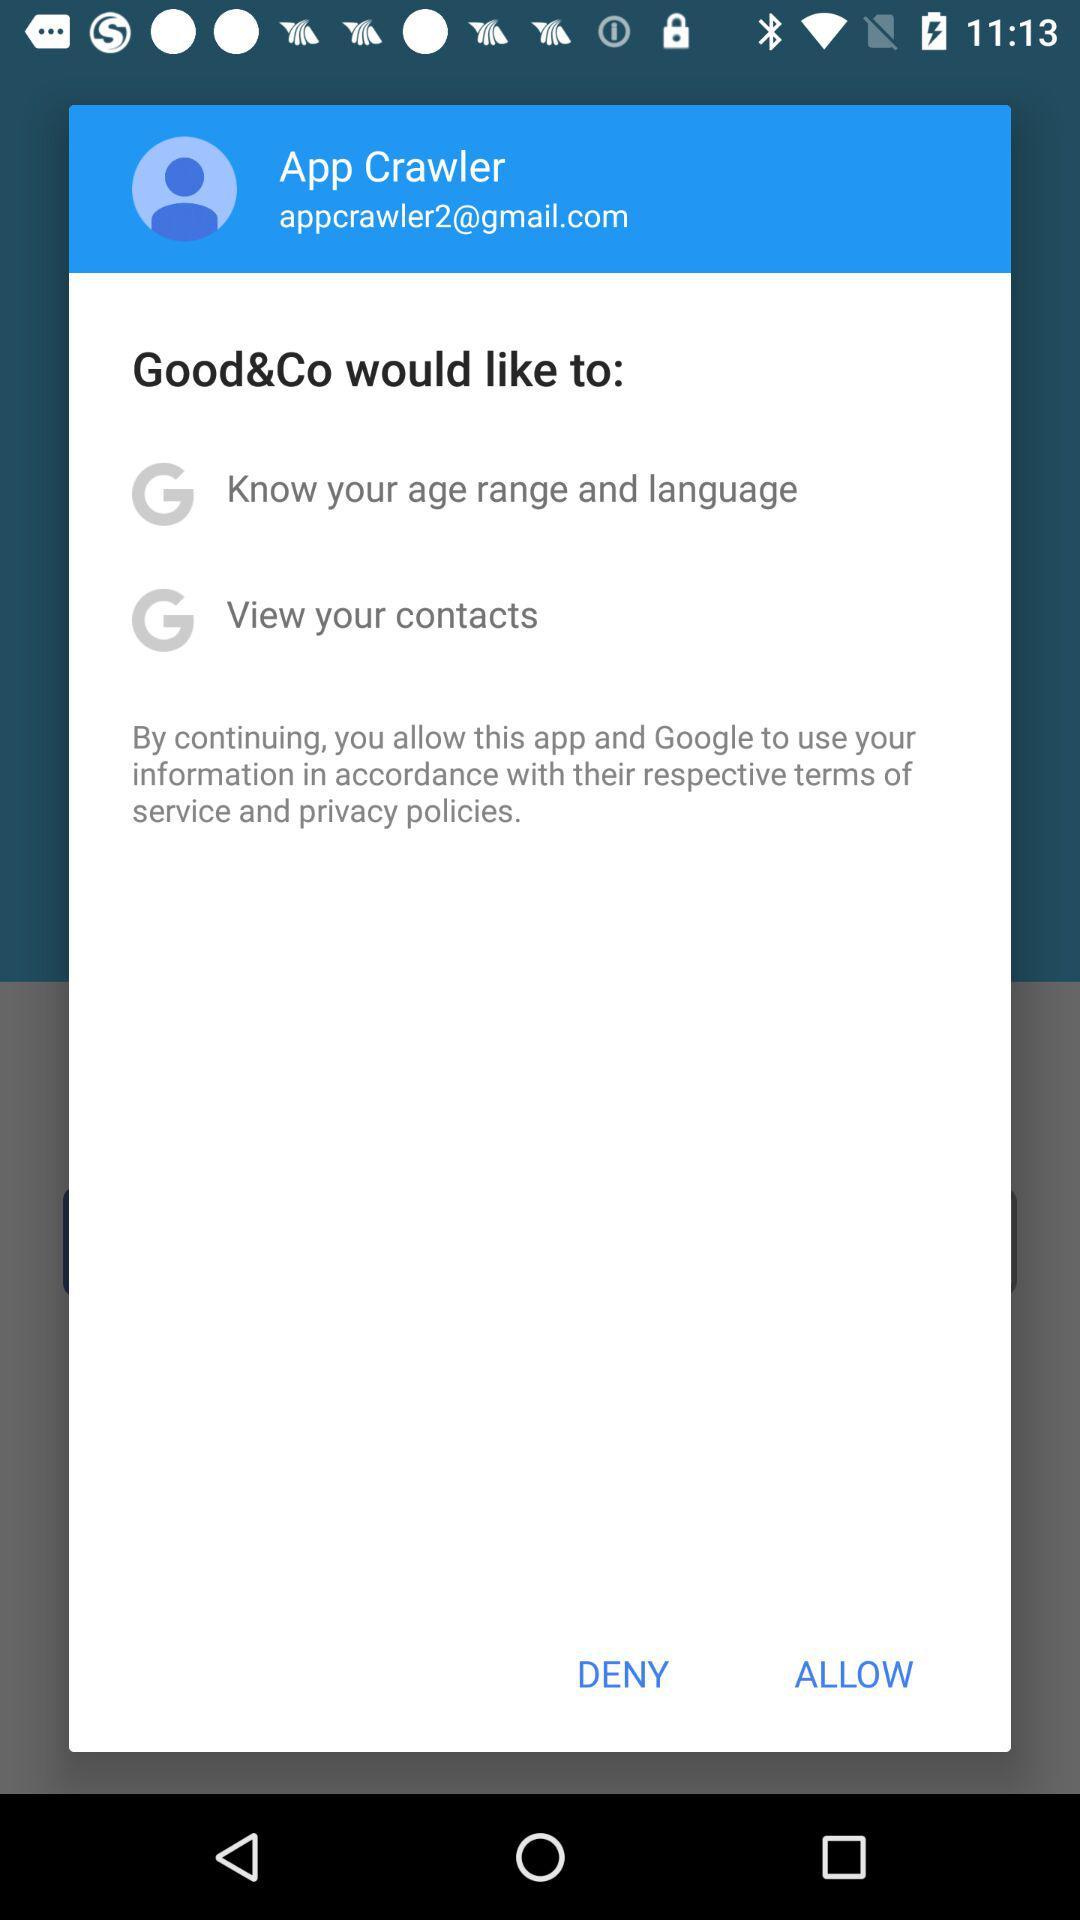 The image size is (1080, 1920). Describe the element at coordinates (621, 1673) in the screenshot. I see `the item next to the allow item` at that location.